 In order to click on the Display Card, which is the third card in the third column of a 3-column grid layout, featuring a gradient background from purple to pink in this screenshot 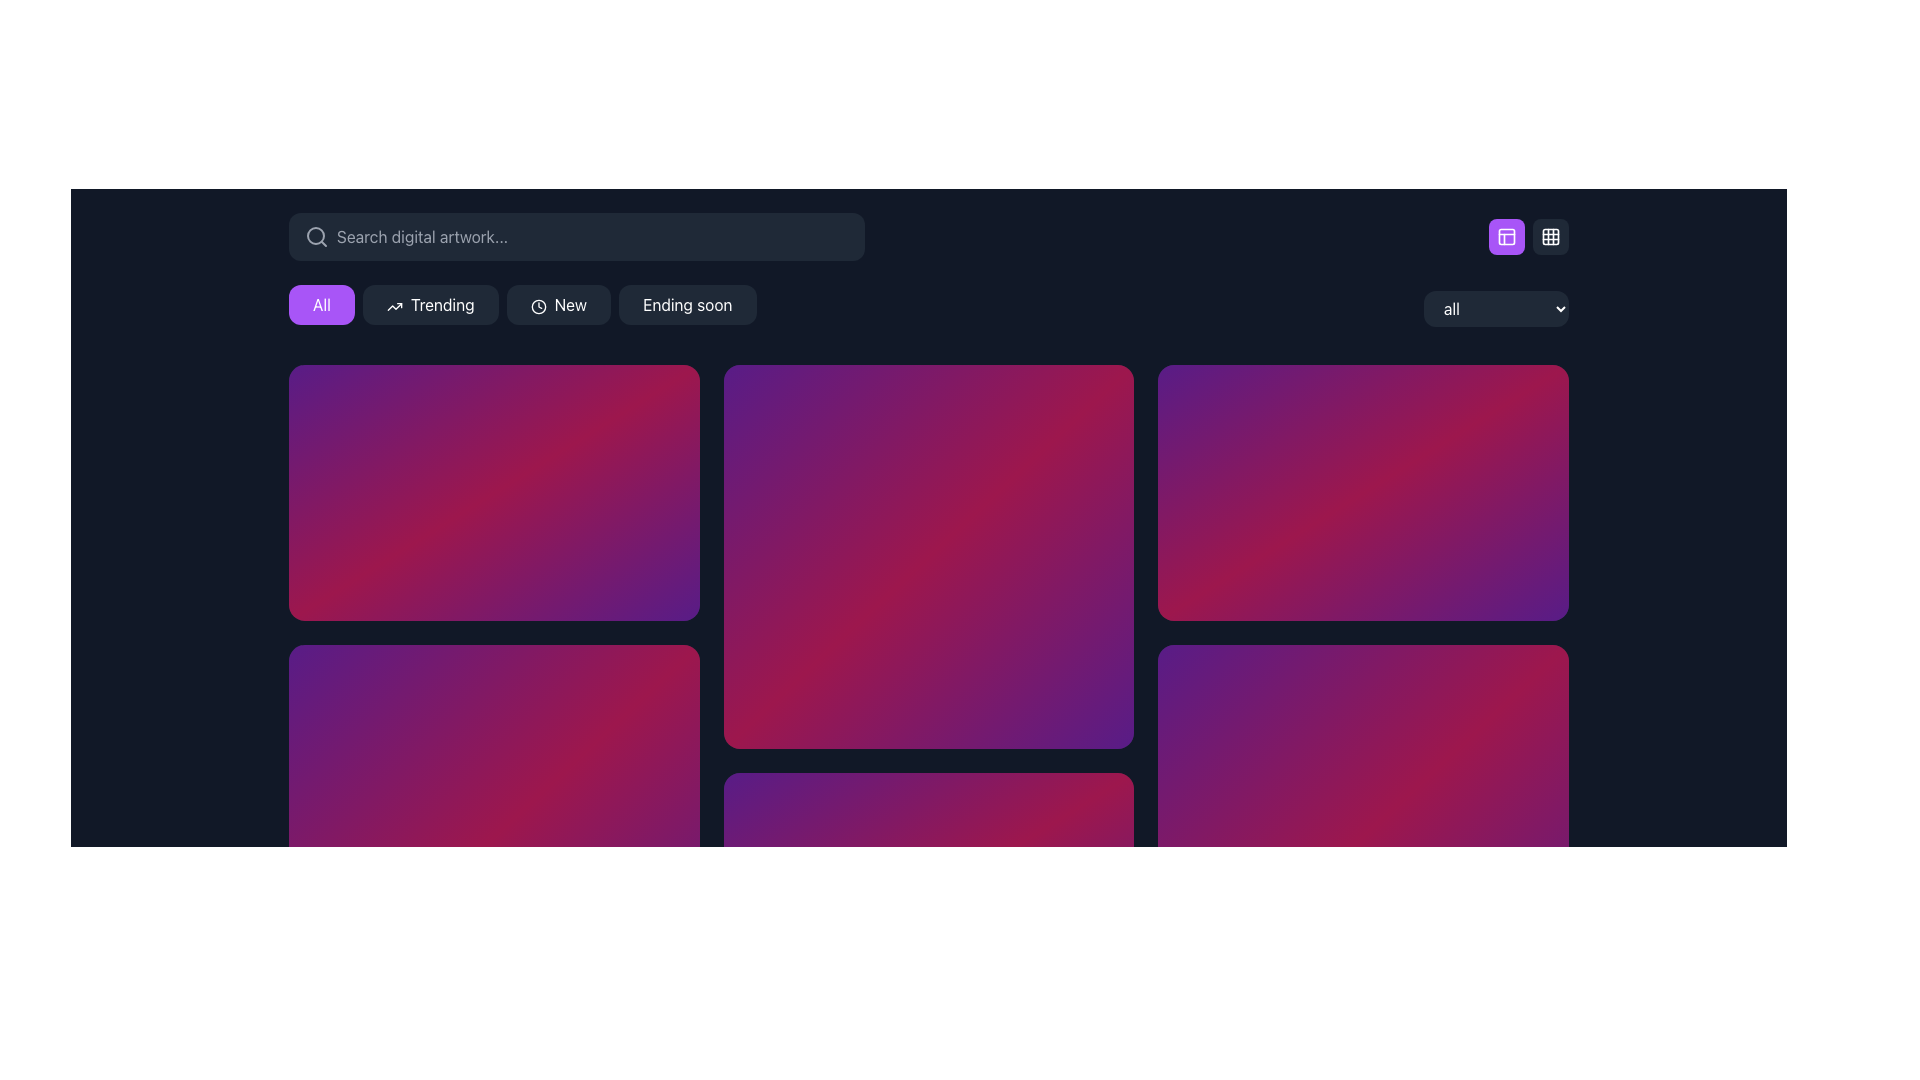, I will do `click(1362, 493)`.